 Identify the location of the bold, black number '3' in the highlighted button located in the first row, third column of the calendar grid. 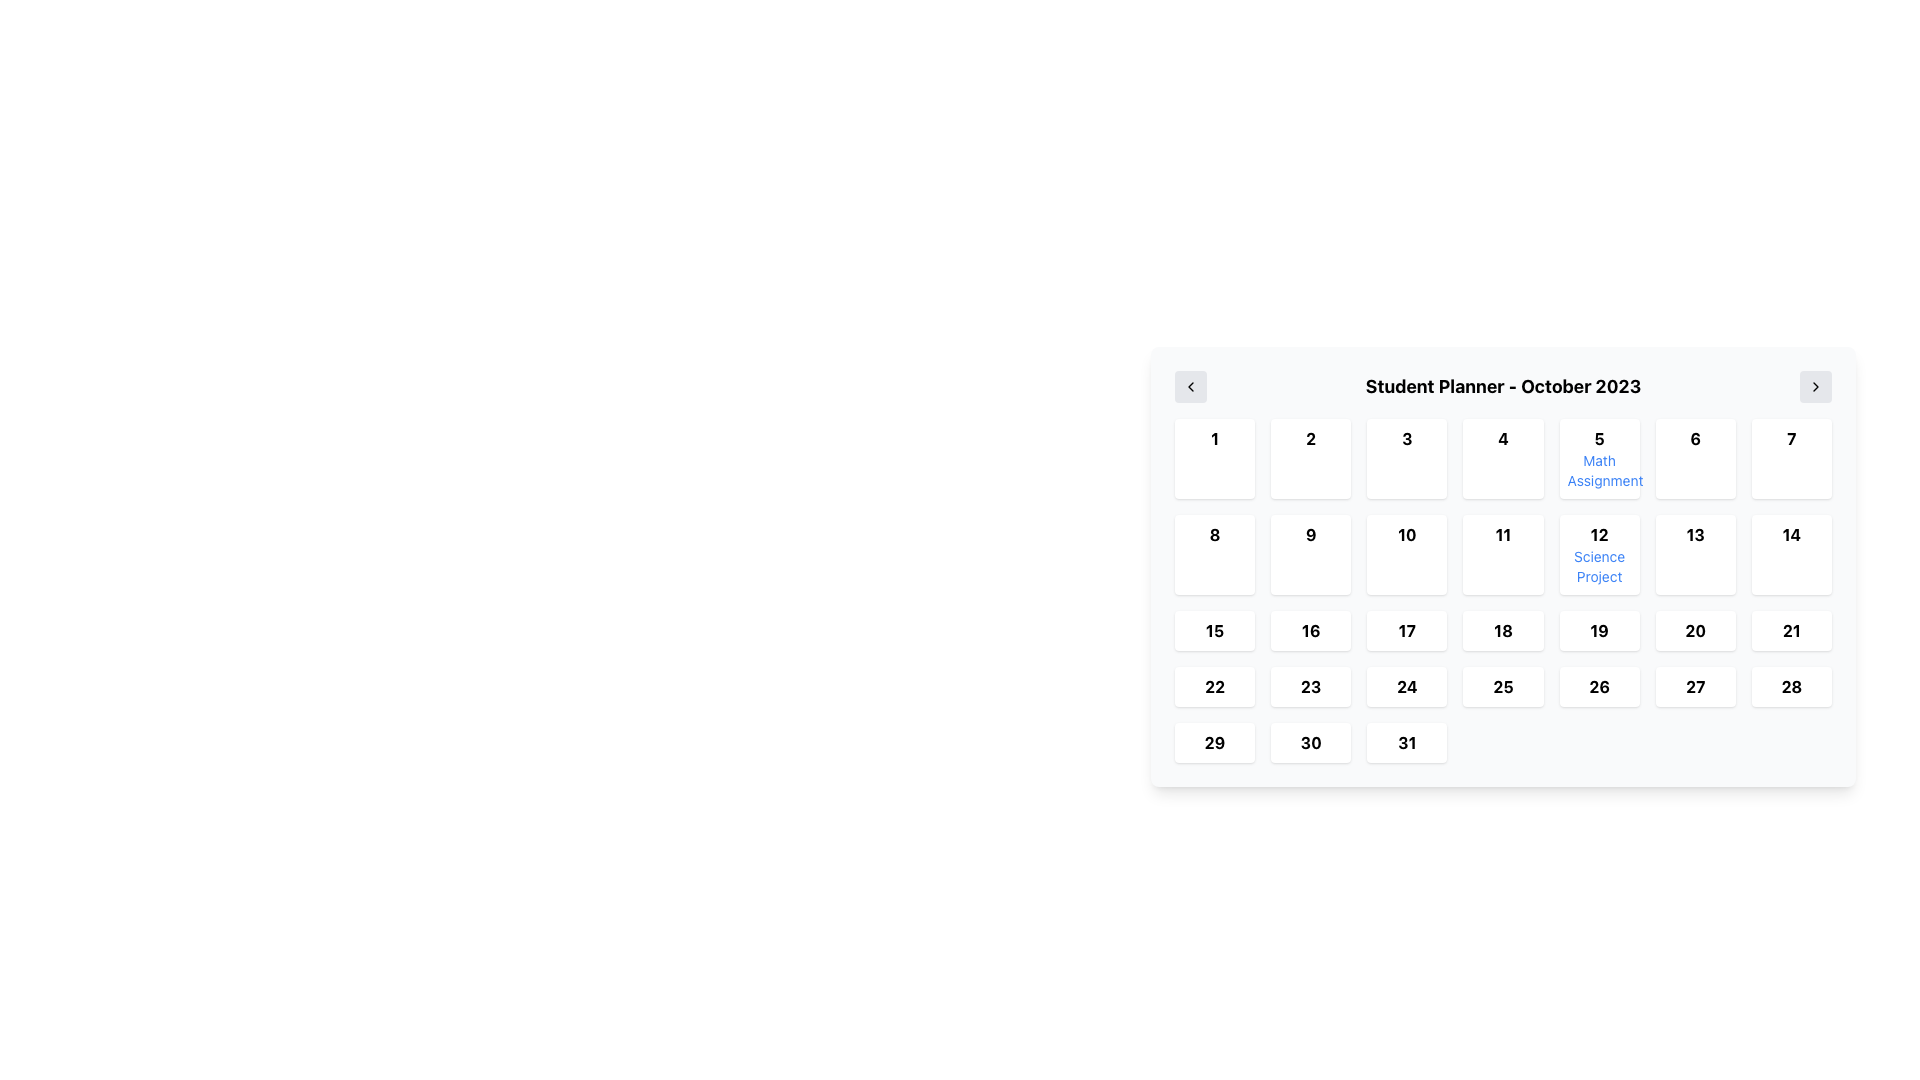
(1406, 438).